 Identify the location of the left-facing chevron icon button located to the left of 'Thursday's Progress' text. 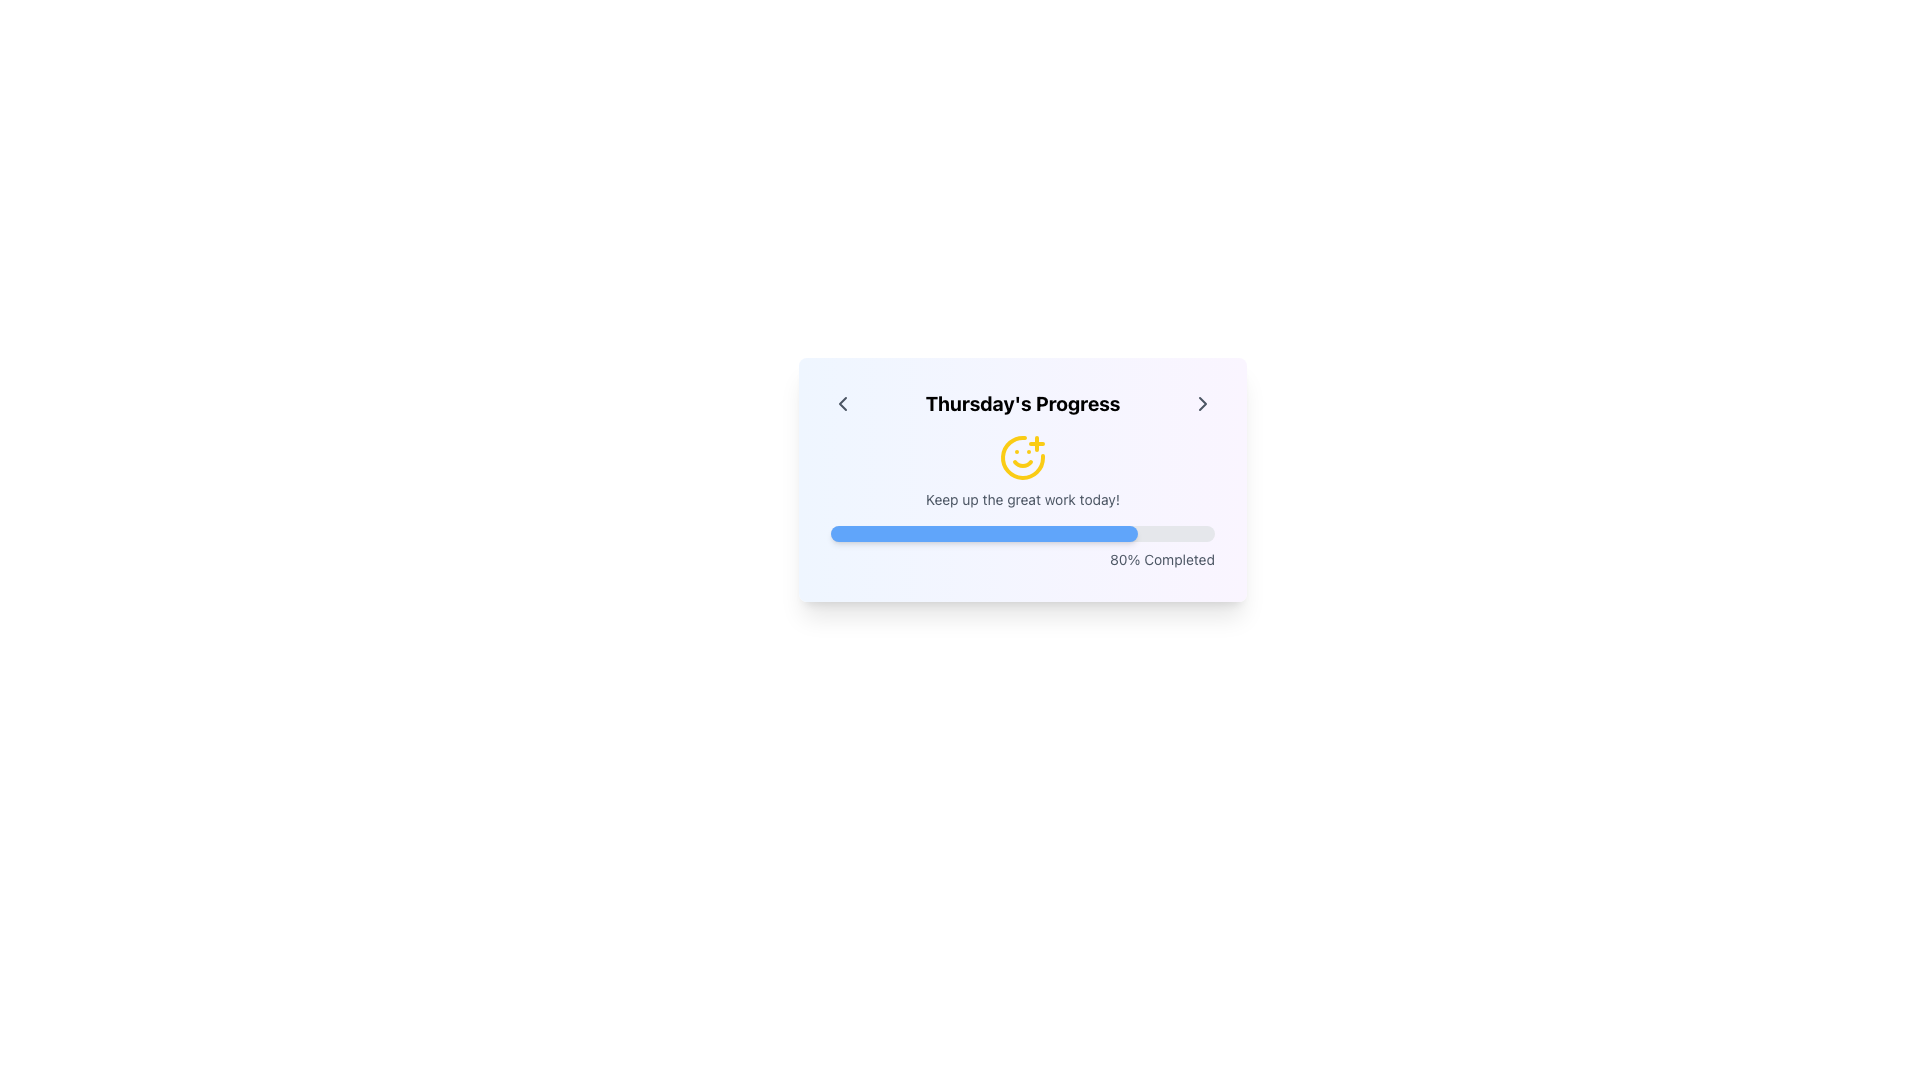
(843, 404).